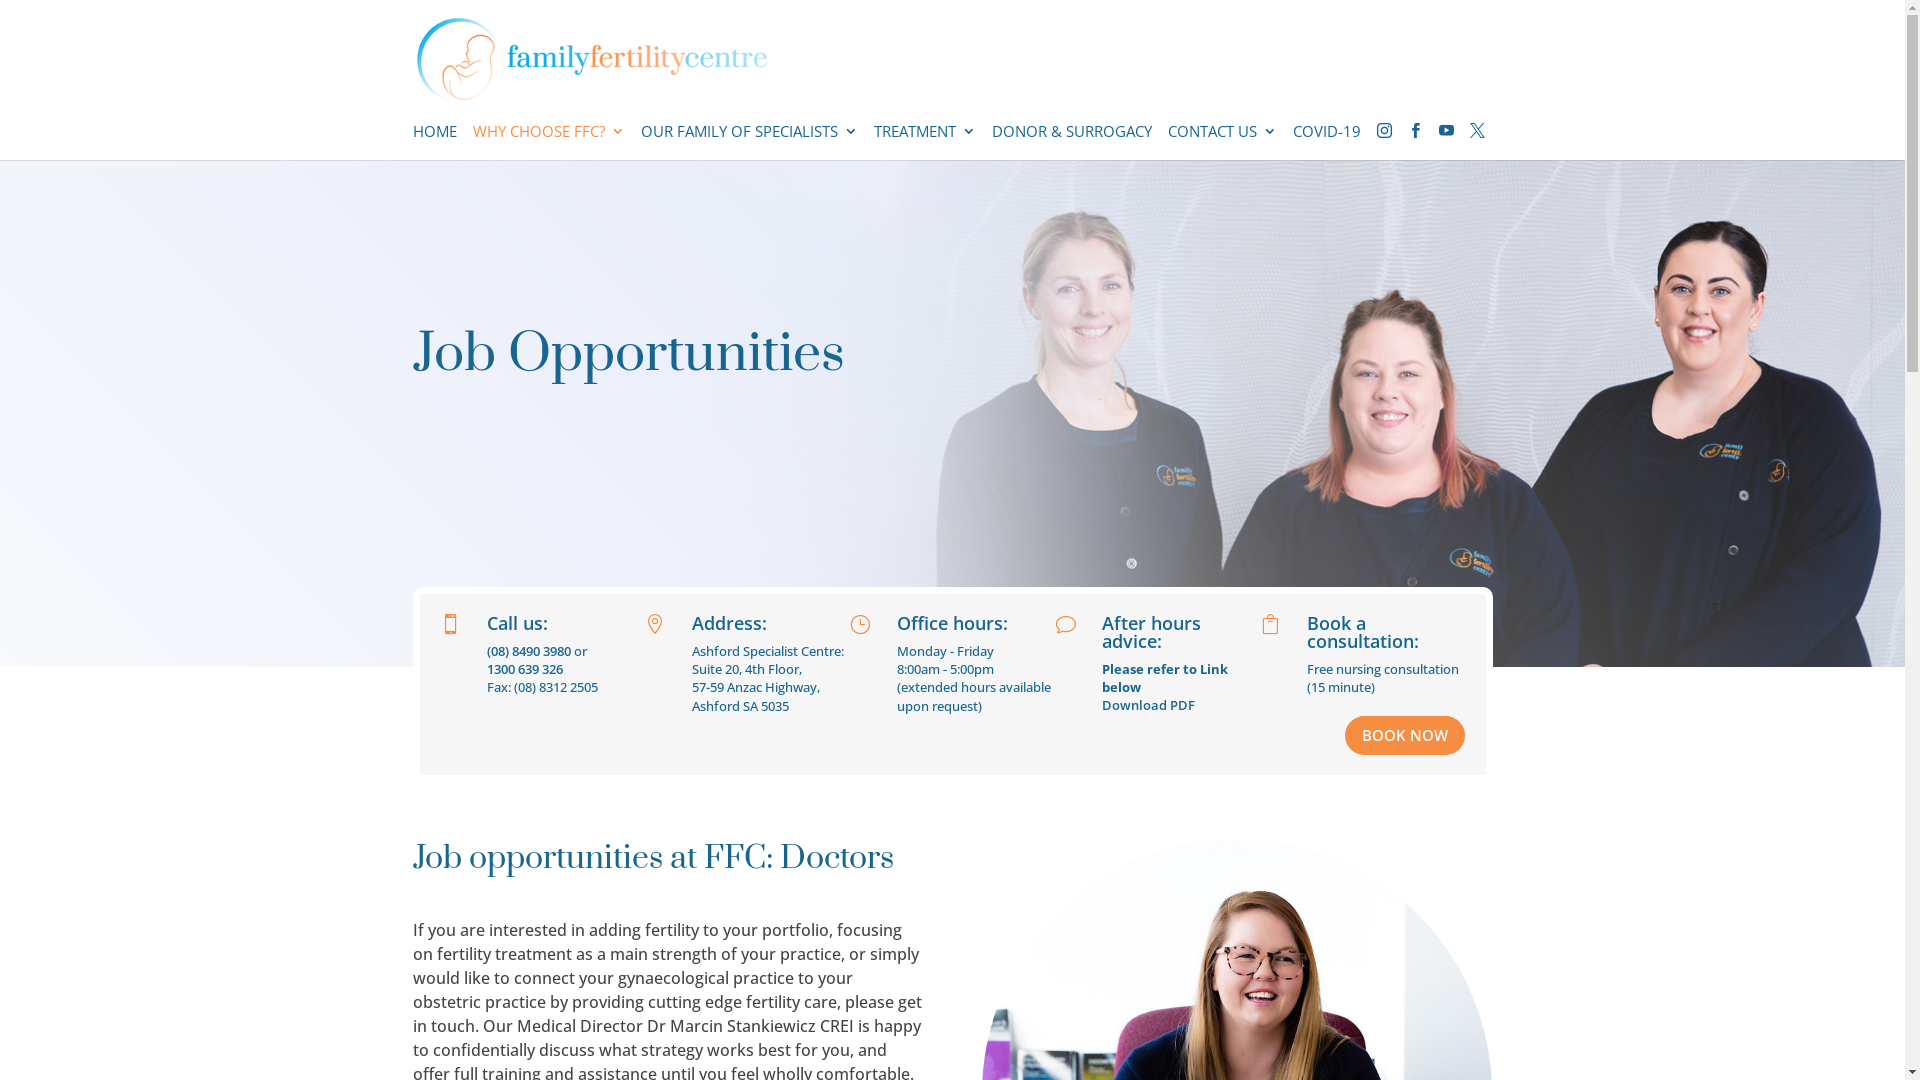  Describe the element at coordinates (523, 668) in the screenshot. I see `'1300 639 326'` at that location.